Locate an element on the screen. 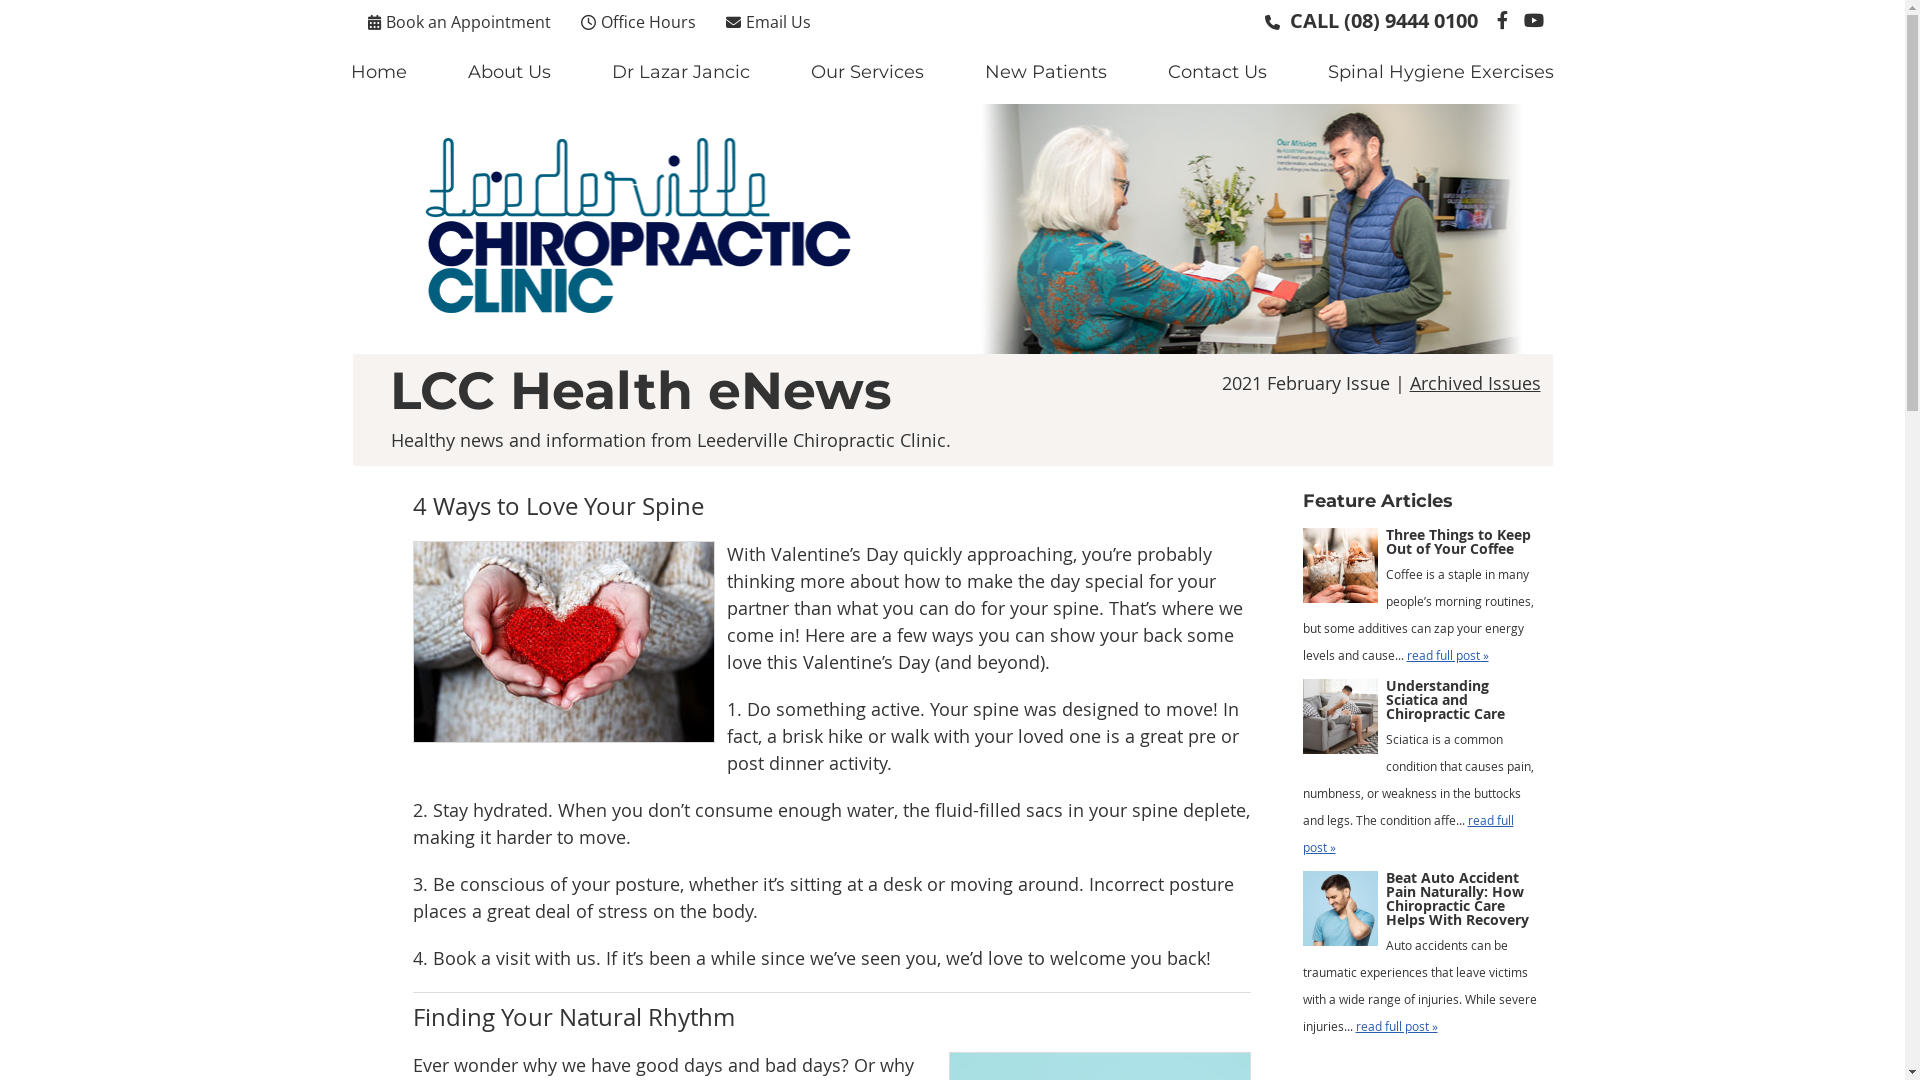  'facebook social button' is located at coordinates (1502, 19).